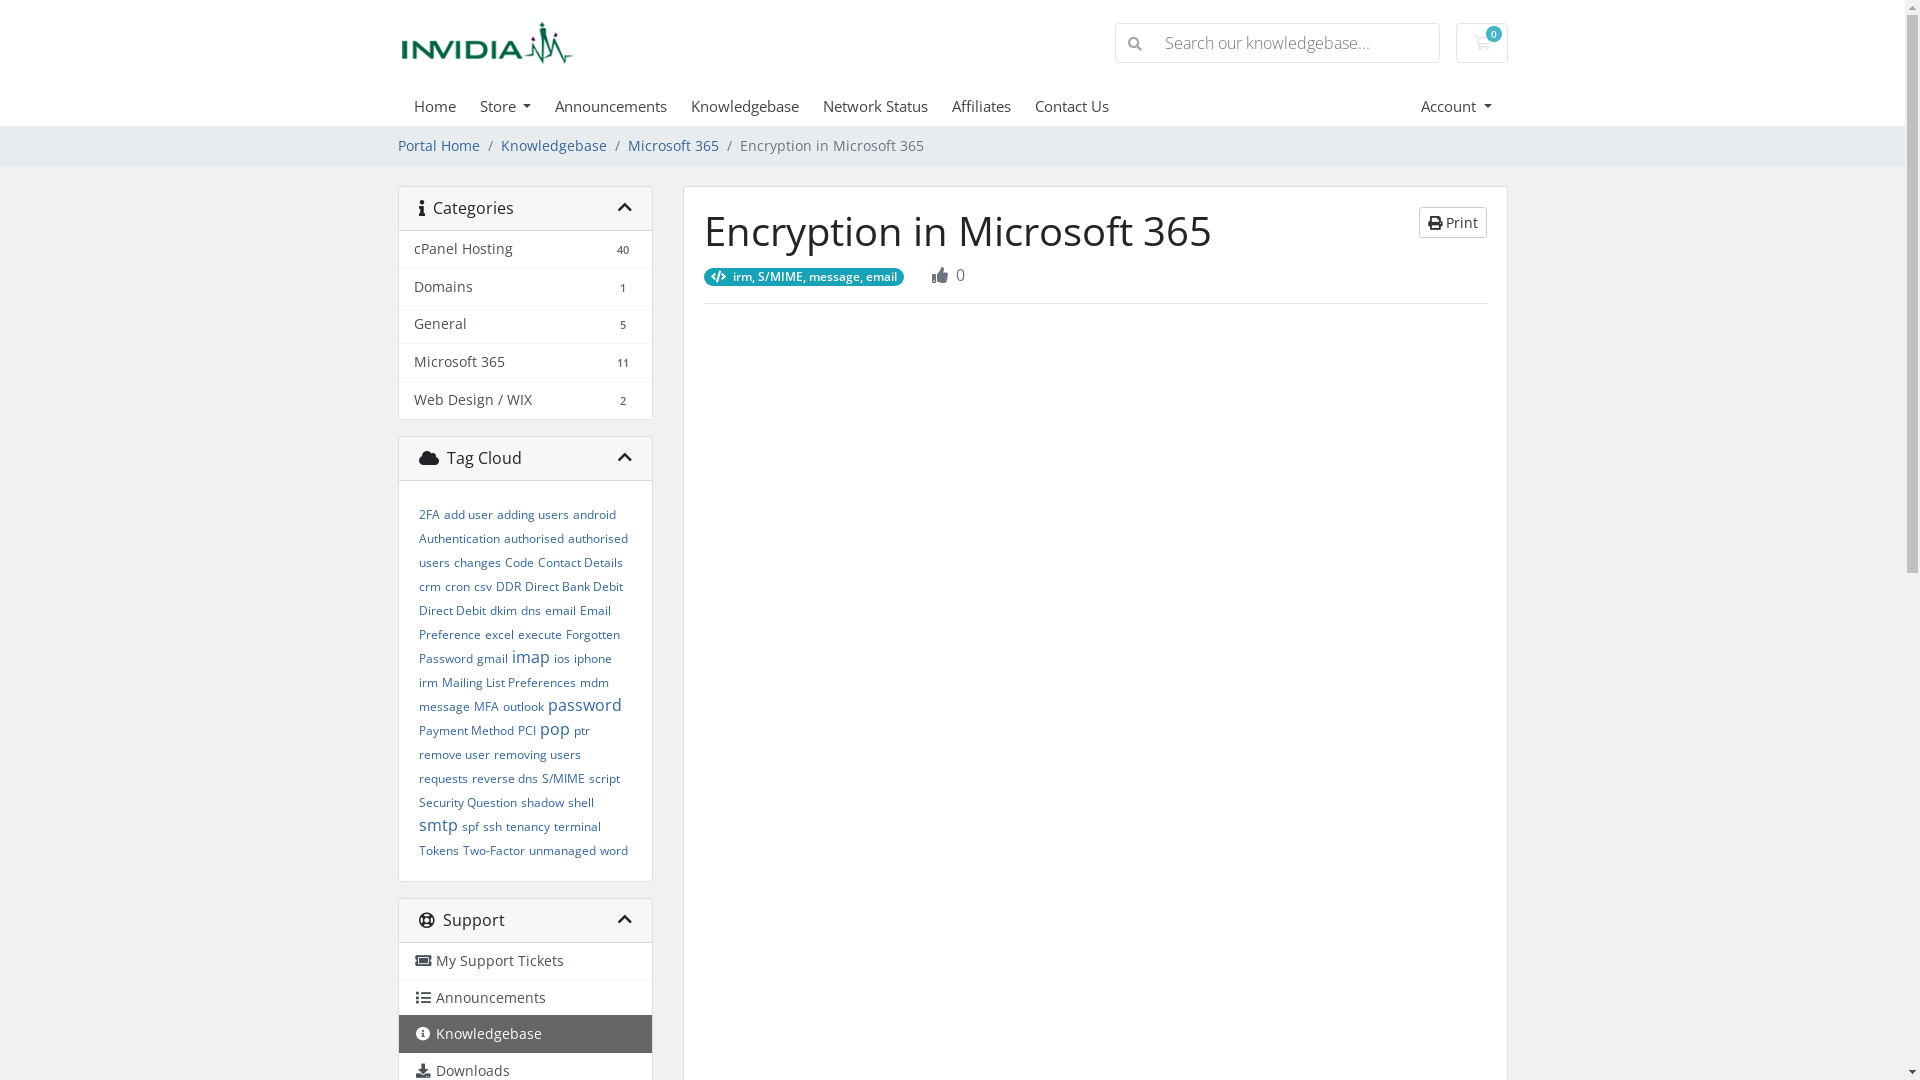  Describe the element at coordinates (498, 634) in the screenshot. I see `'excel'` at that location.